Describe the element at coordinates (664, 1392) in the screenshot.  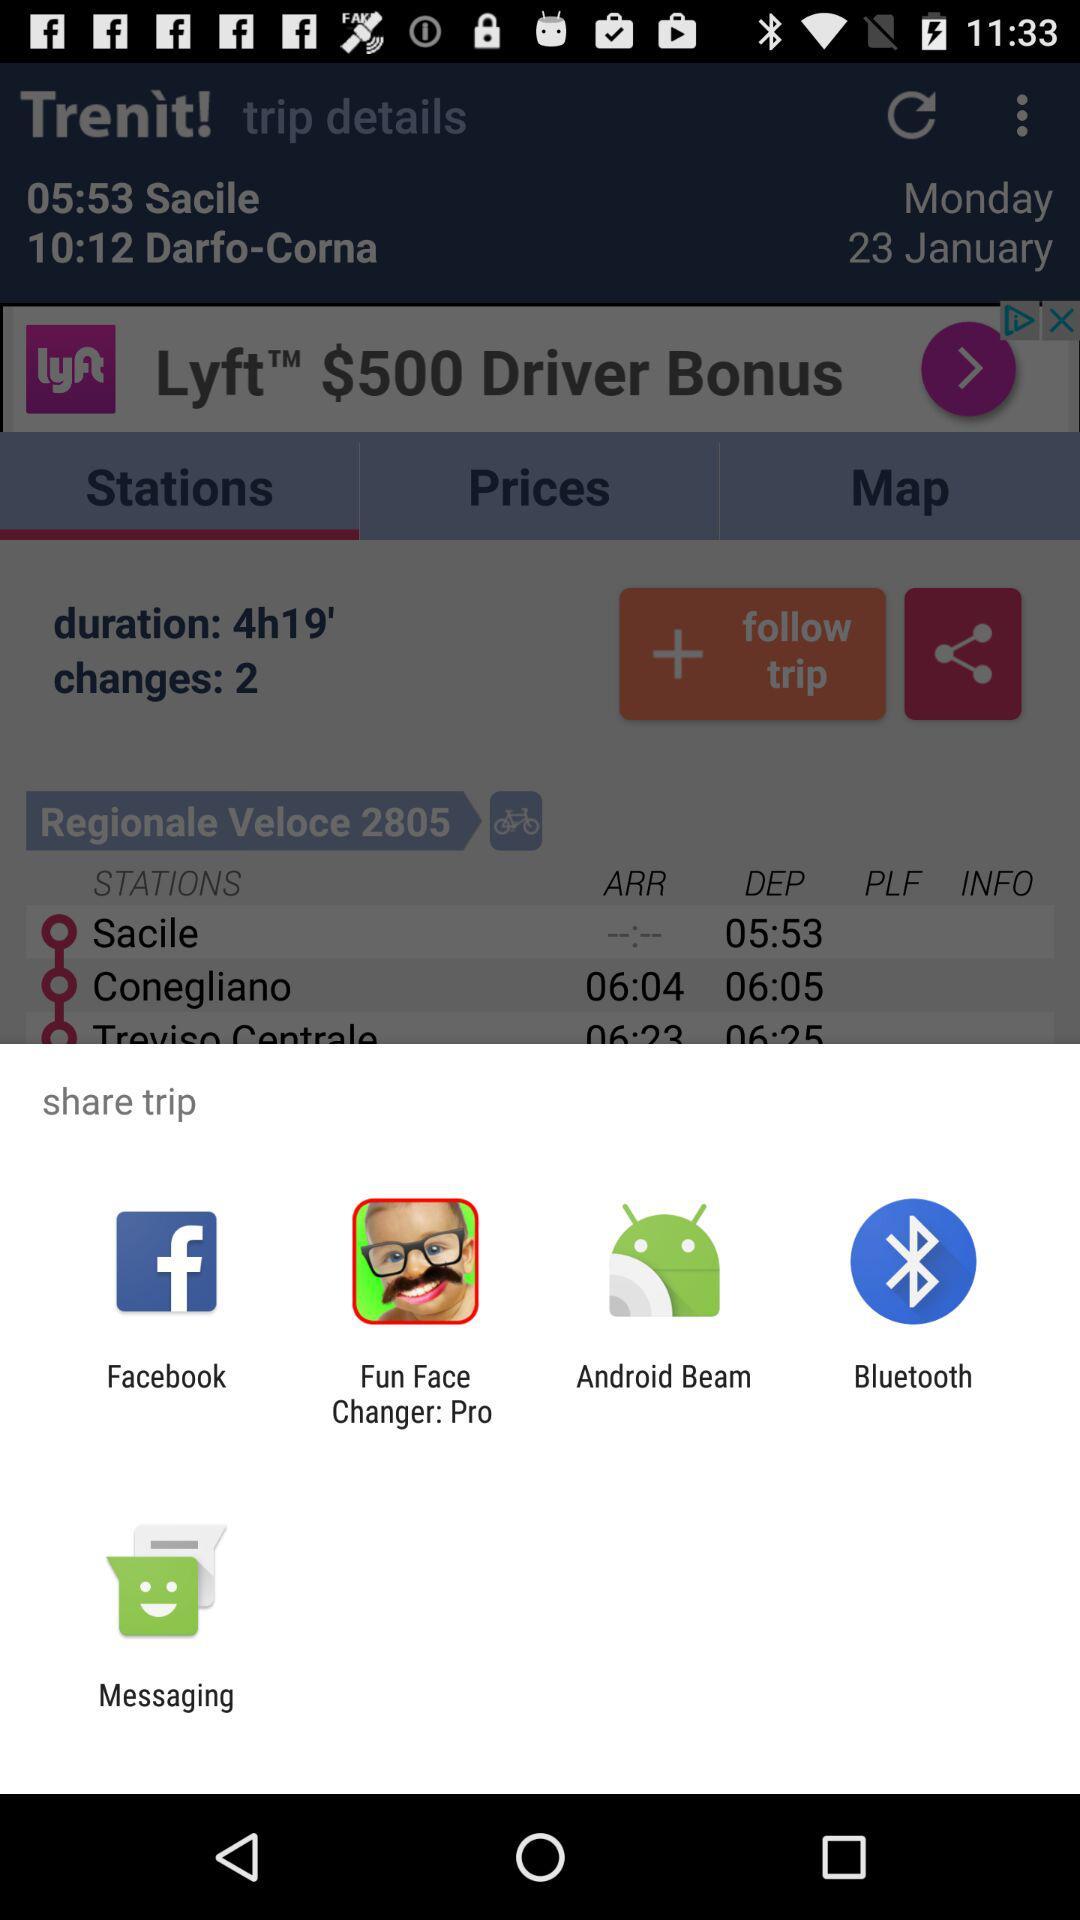
I see `the android beam` at that location.